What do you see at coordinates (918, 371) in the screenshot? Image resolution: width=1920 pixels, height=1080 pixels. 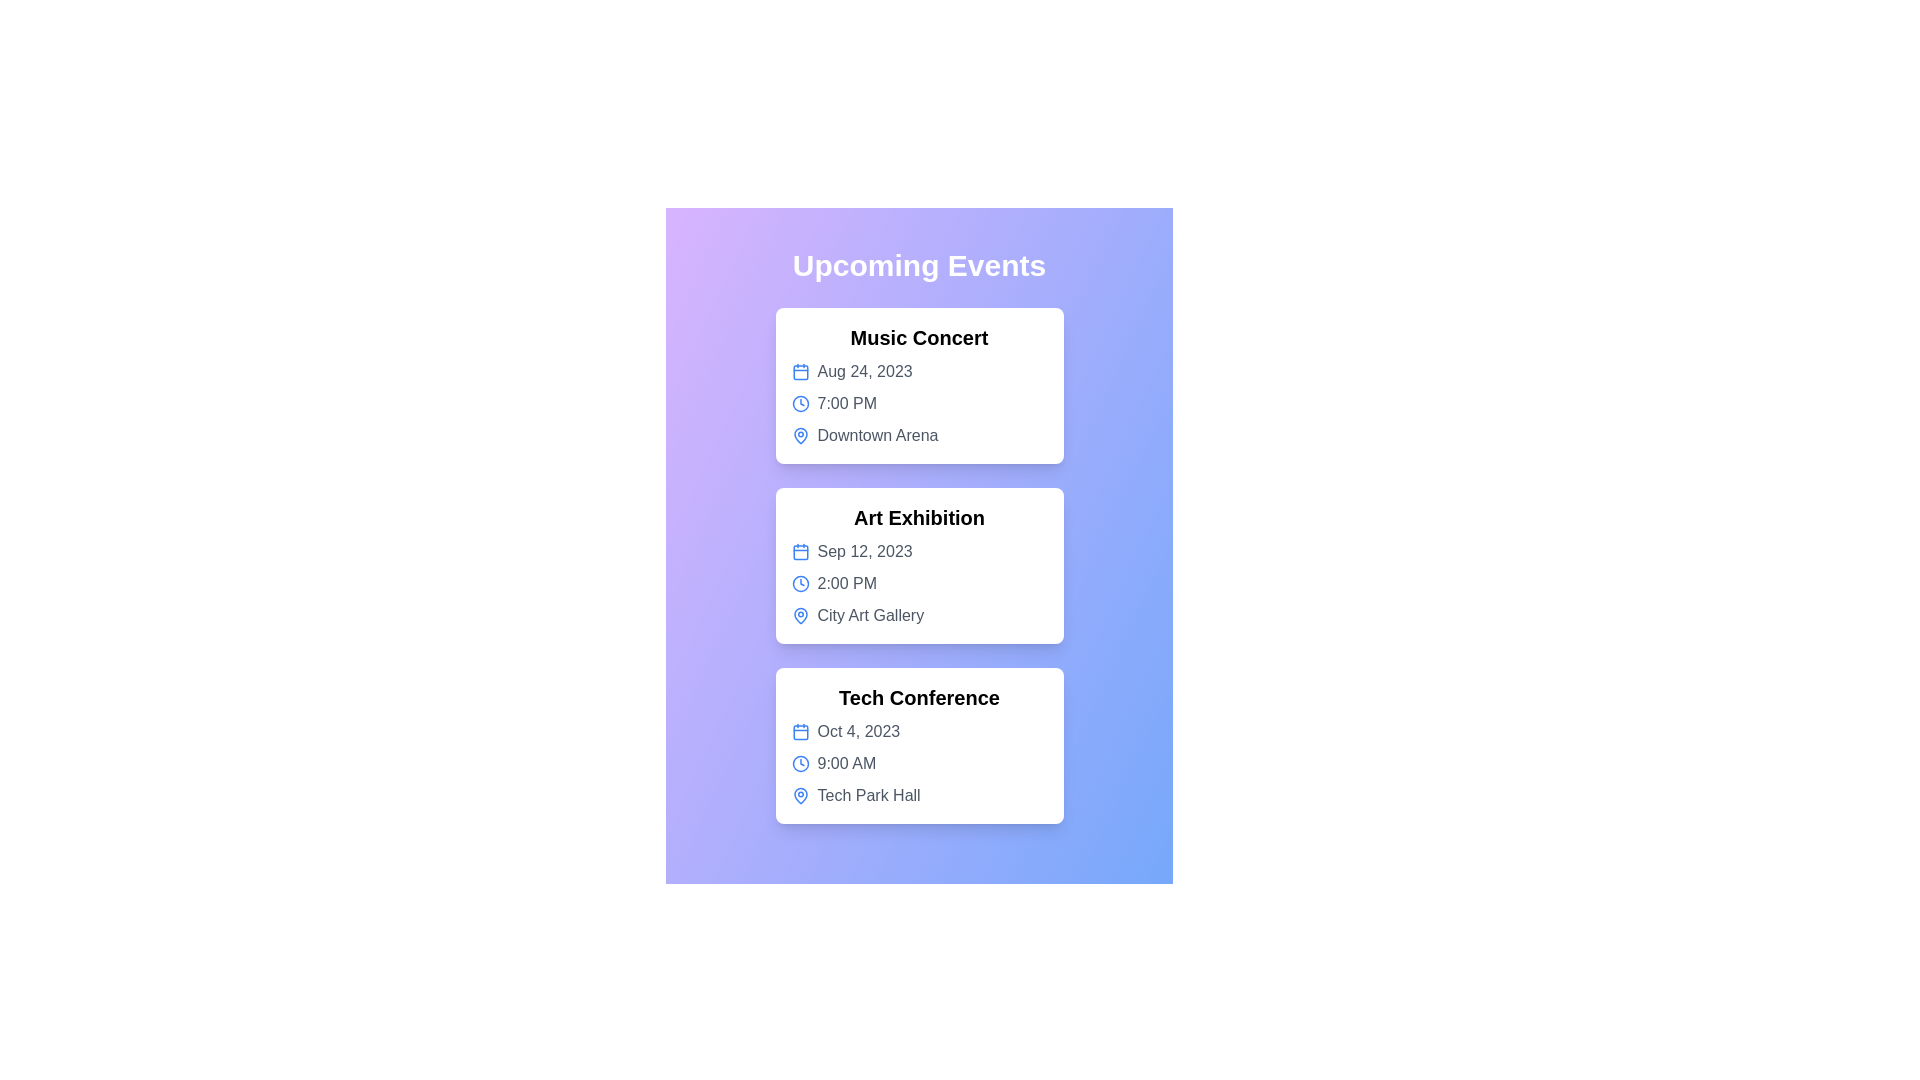 I see `the Text Label with Icon that displays the date of the event in the 'Music Concert' card for accessibility purposes` at bounding box center [918, 371].